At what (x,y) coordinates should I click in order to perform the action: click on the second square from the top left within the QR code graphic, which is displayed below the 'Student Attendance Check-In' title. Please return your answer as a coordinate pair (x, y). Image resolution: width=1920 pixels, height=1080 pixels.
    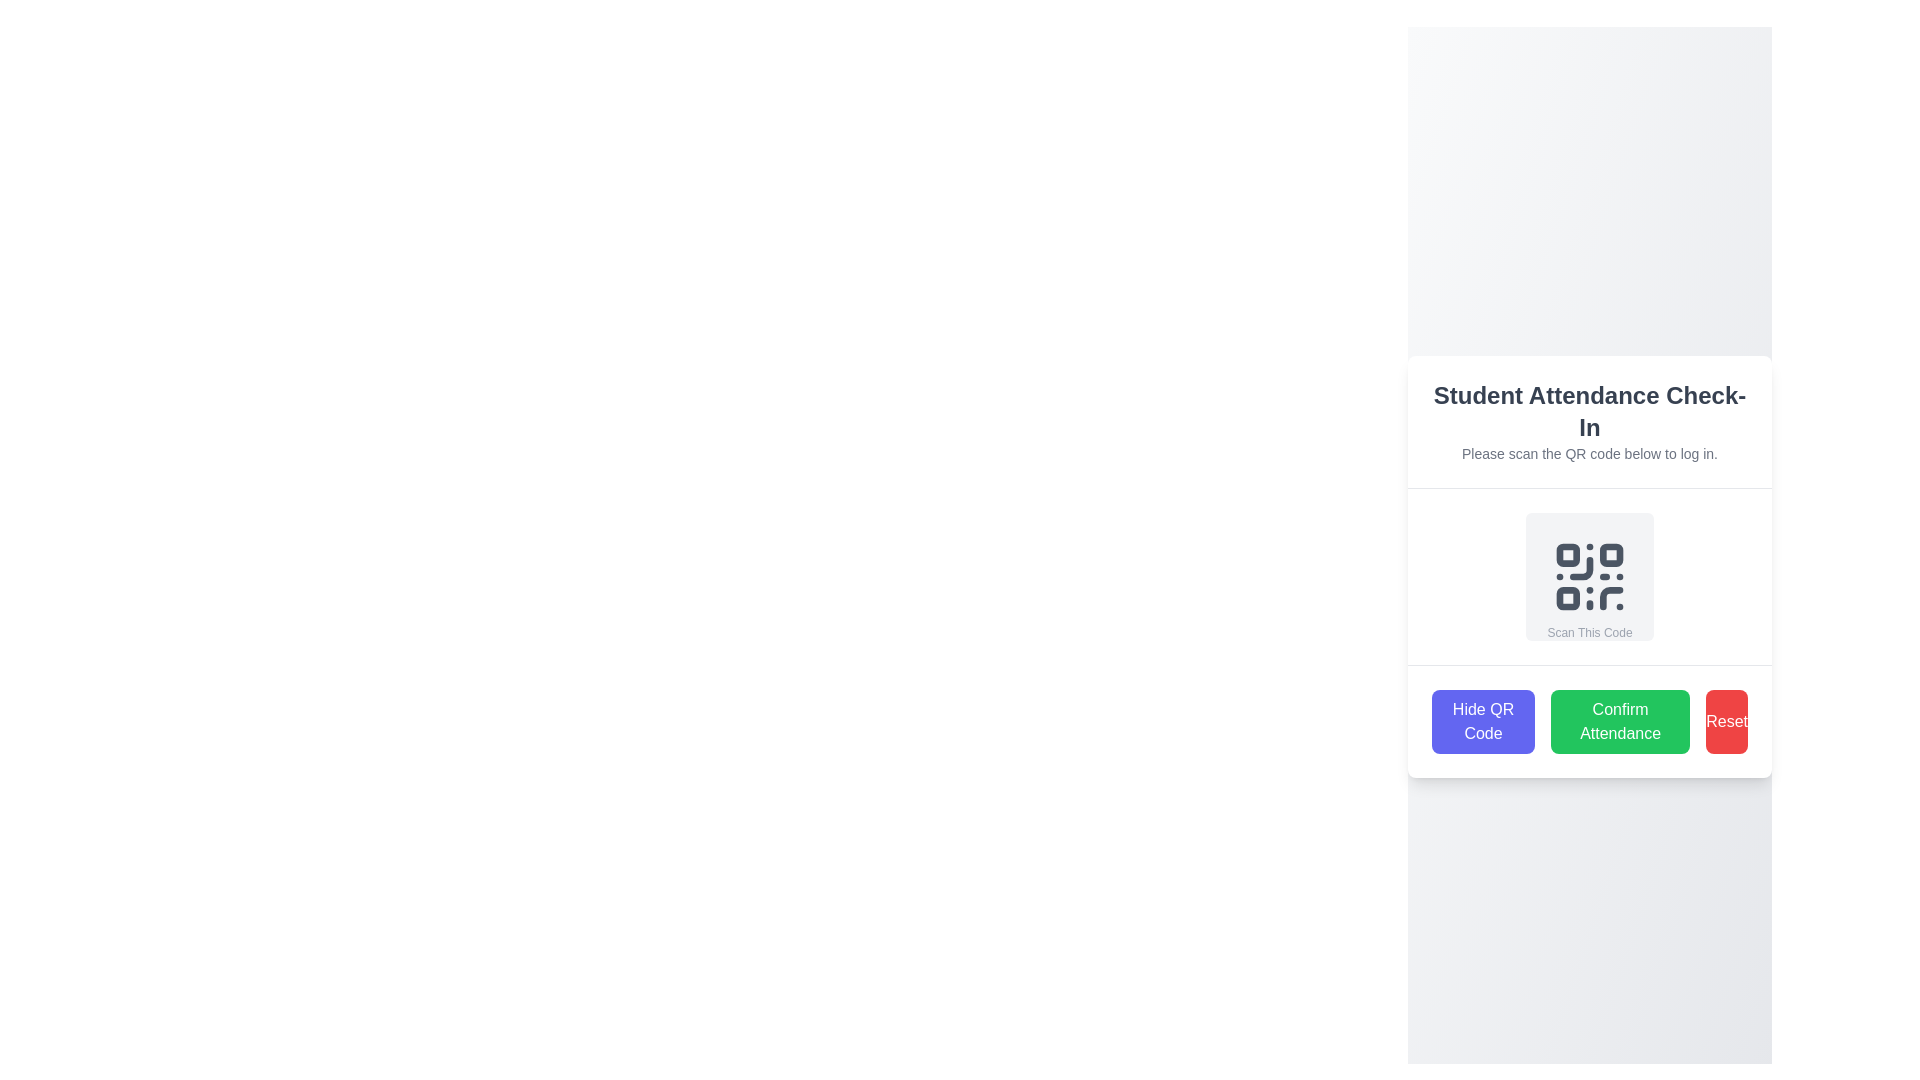
    Looking at the image, I should click on (1611, 555).